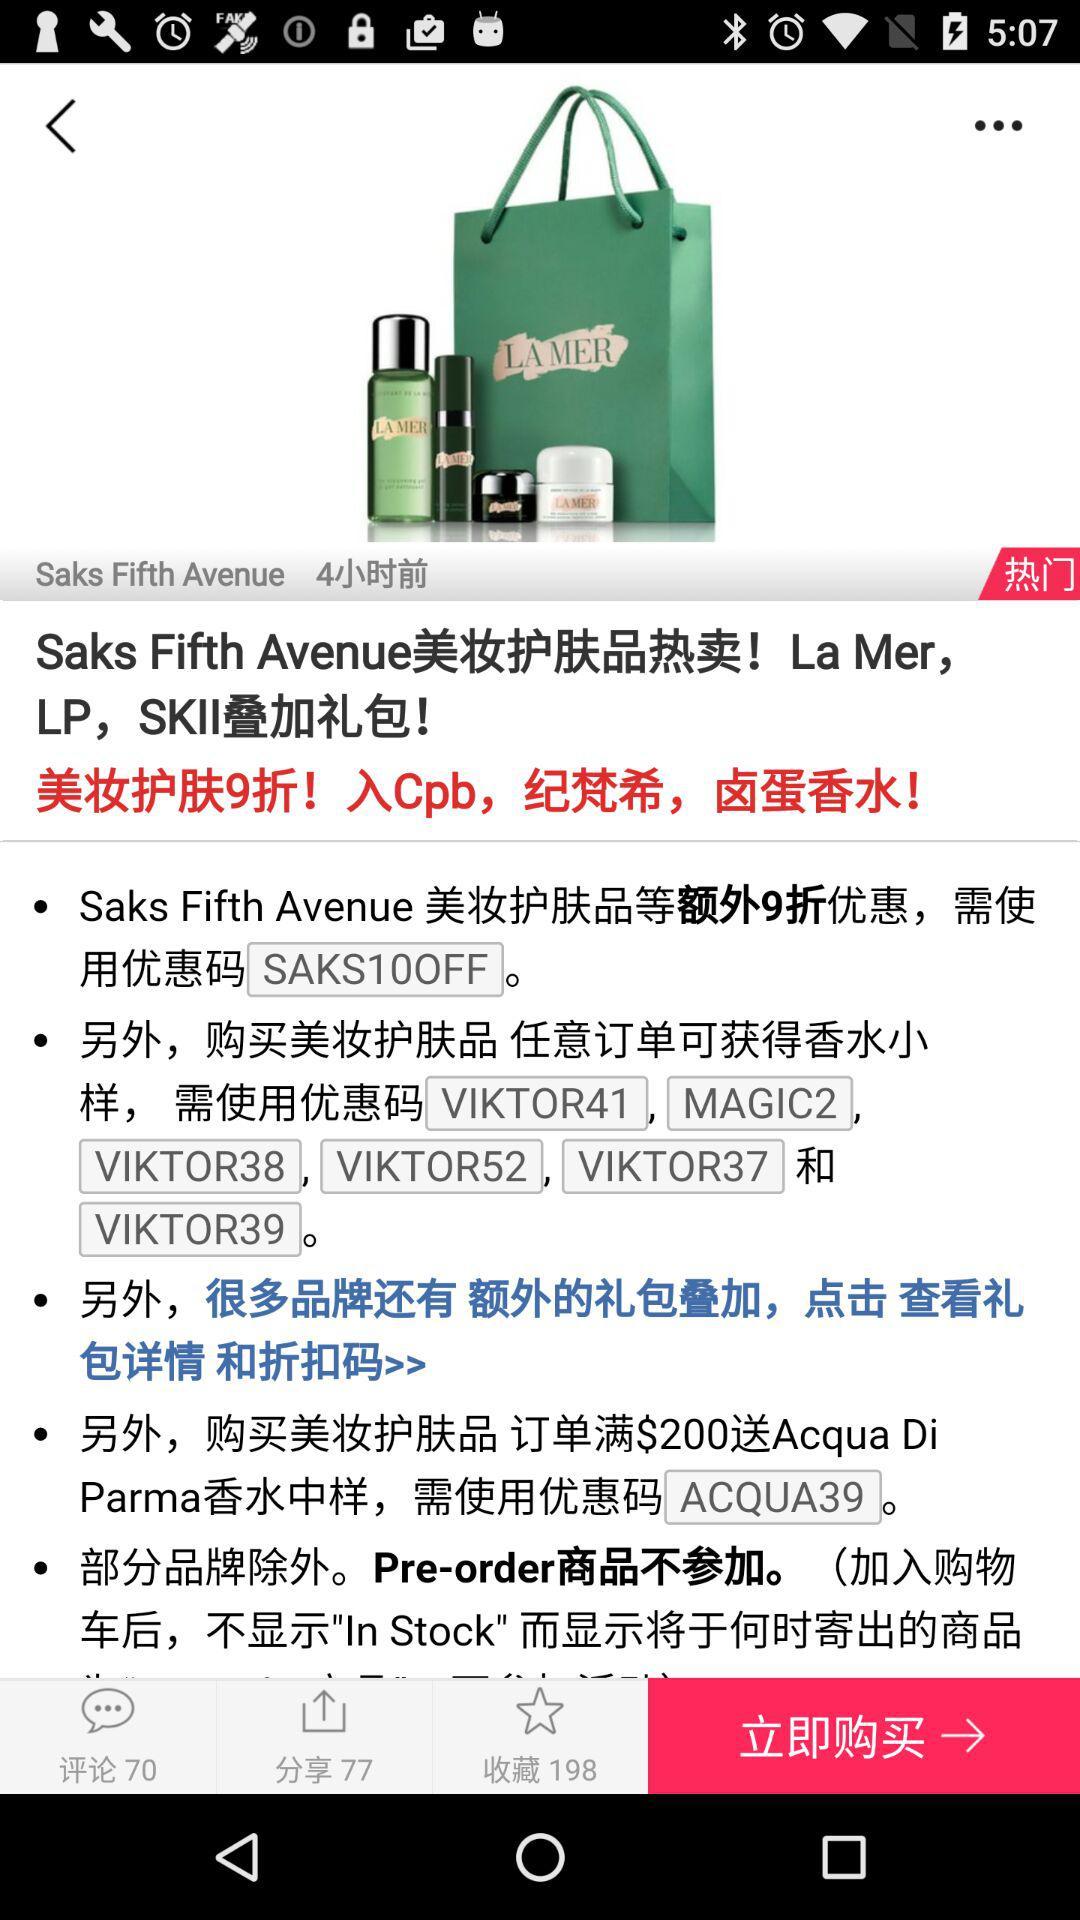  What do you see at coordinates (59, 133) in the screenshot?
I see `the arrow_backward icon` at bounding box center [59, 133].